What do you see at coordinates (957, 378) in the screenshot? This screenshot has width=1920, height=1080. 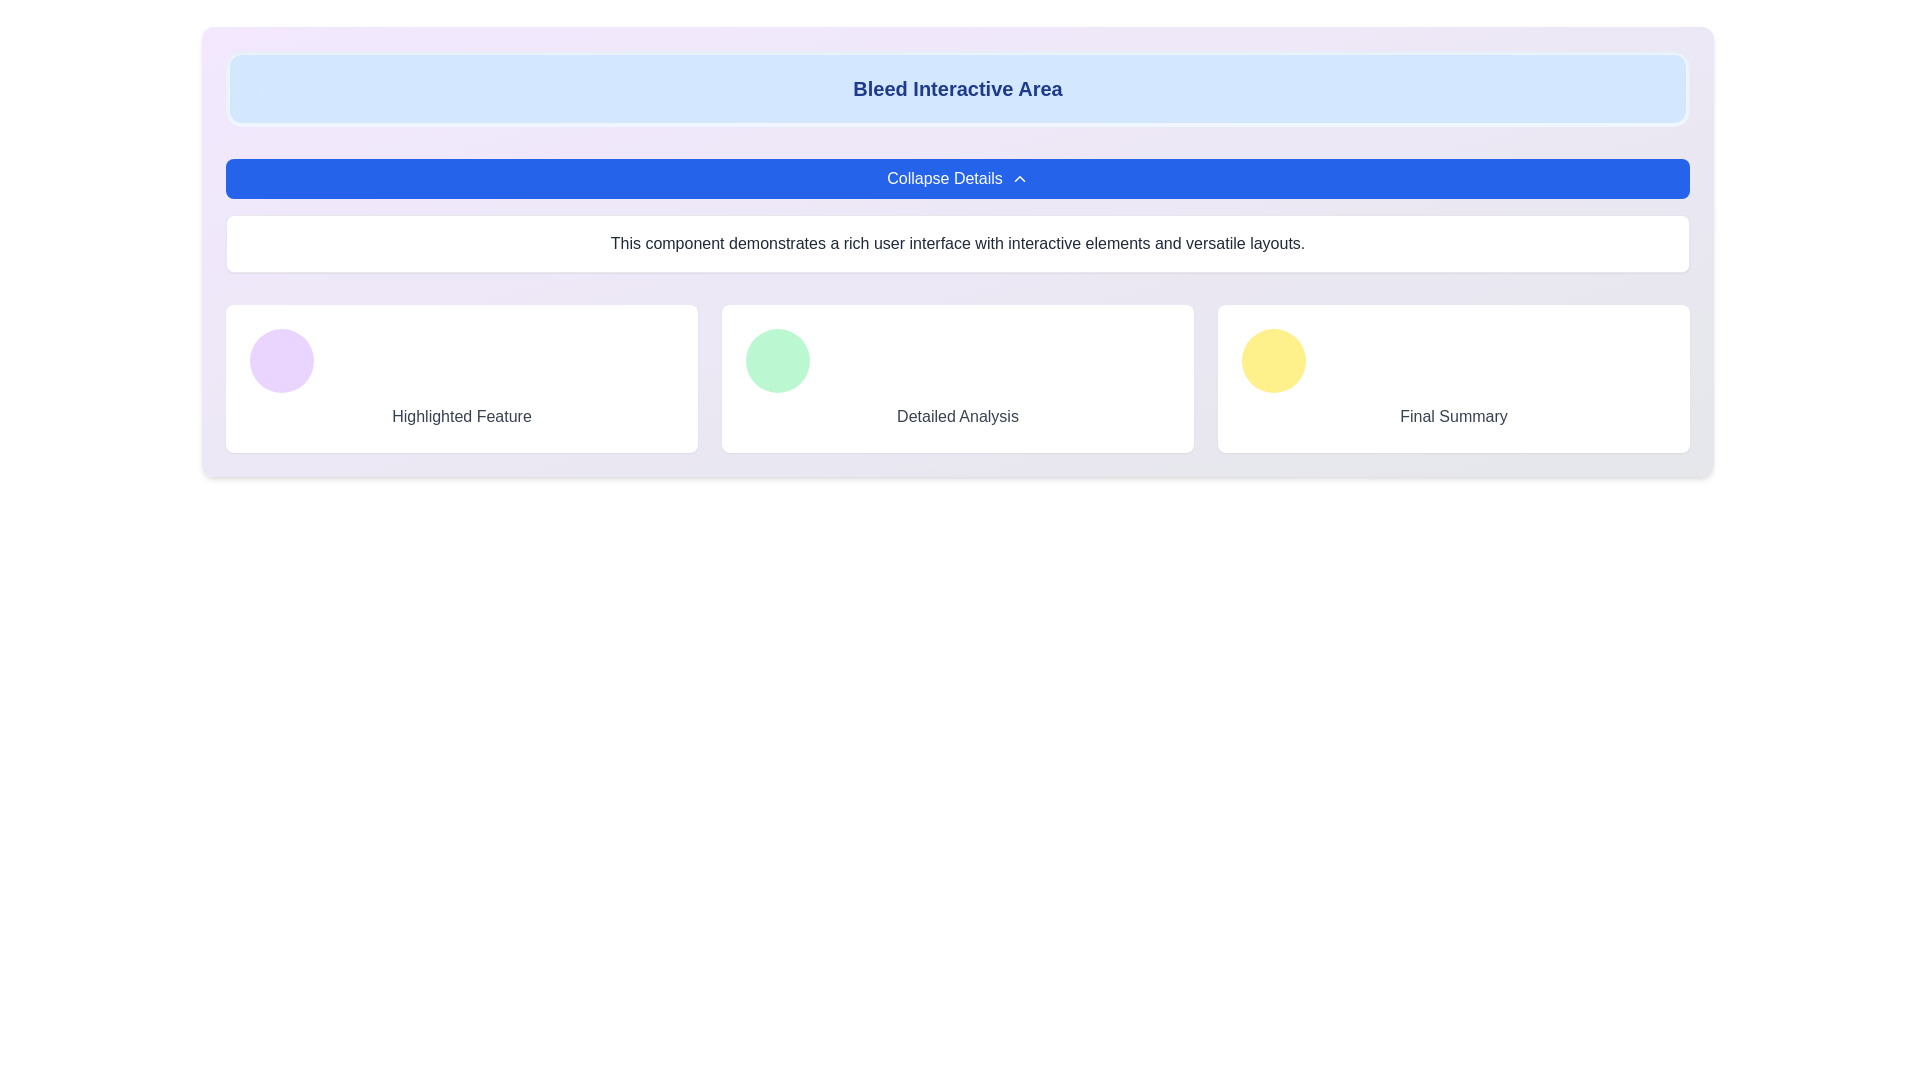 I see `the 'Detailed Analysis' card, which is the second card in a row of three, positioned between 'Highlighted Feature' and 'Final Summary'` at bounding box center [957, 378].